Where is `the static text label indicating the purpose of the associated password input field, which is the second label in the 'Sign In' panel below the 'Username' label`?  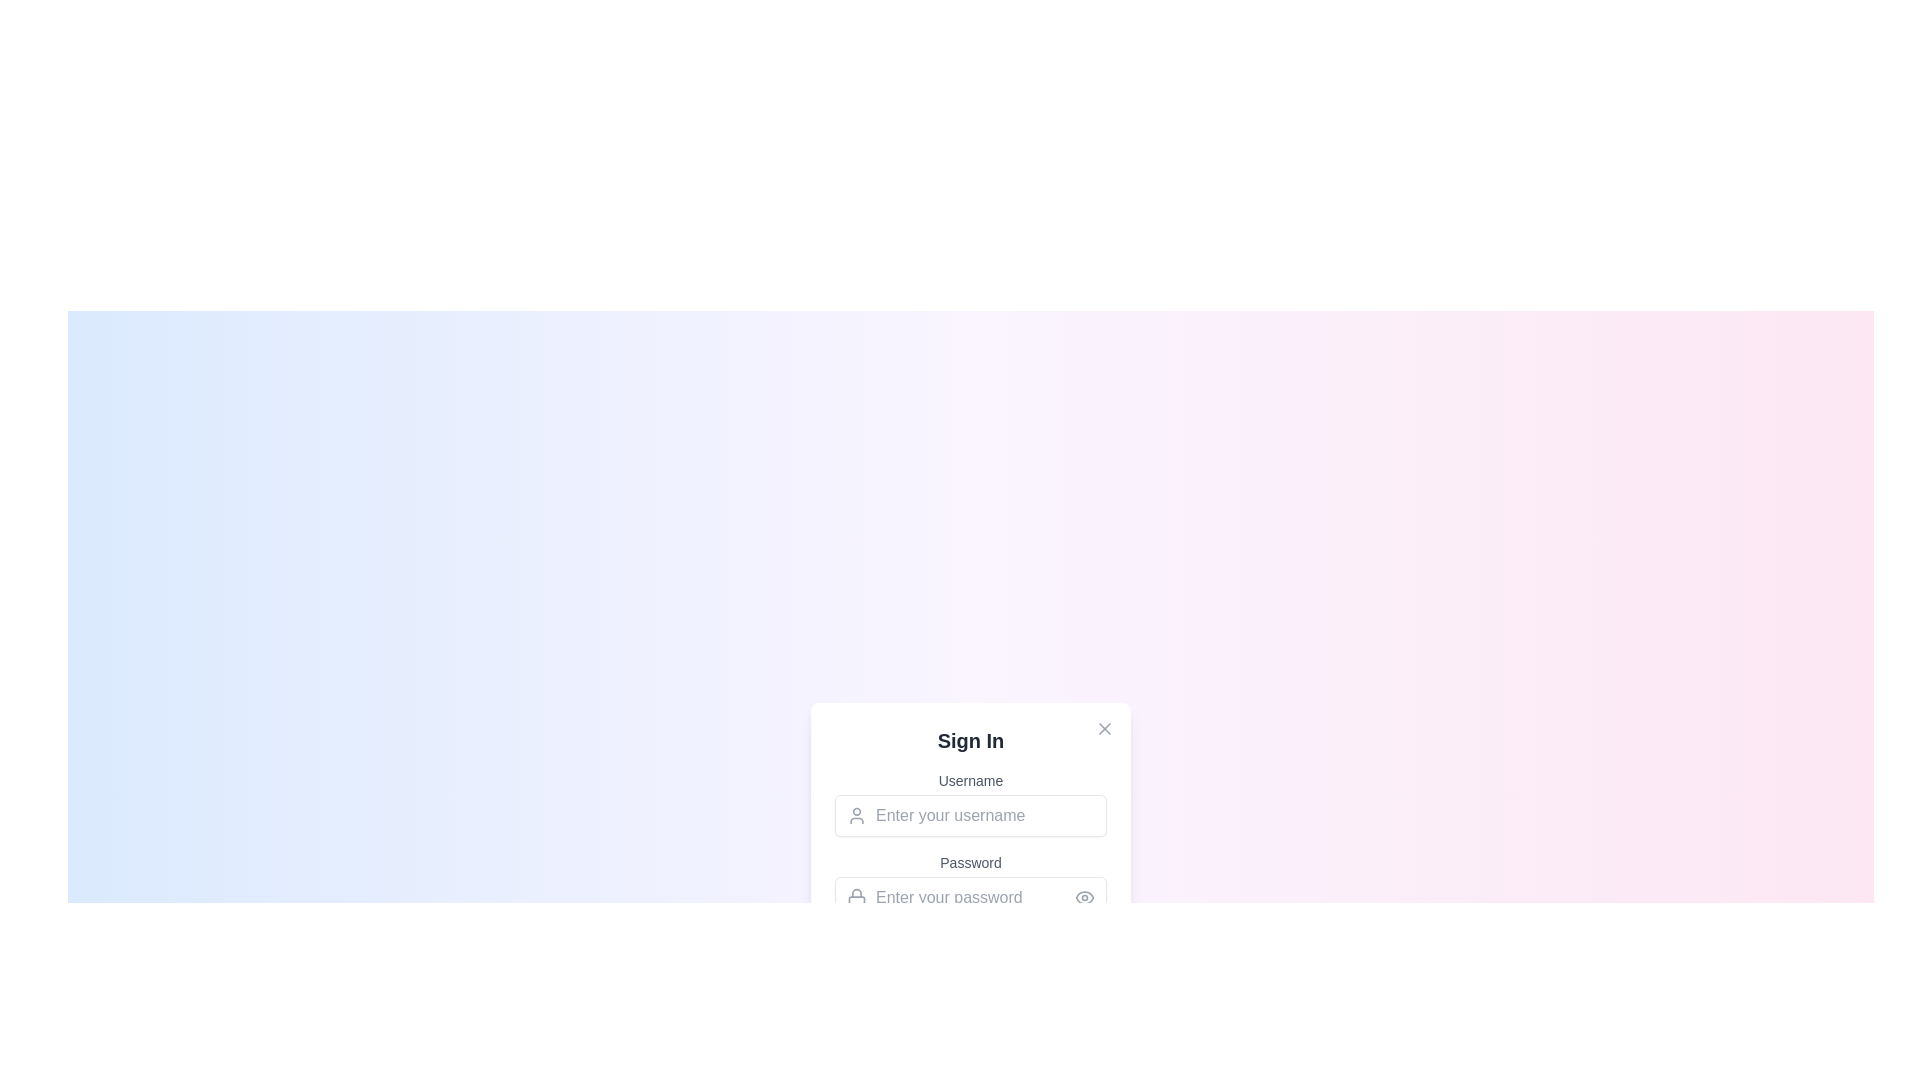
the static text label indicating the purpose of the associated password input field, which is the second label in the 'Sign In' panel below the 'Username' label is located at coordinates (970, 871).